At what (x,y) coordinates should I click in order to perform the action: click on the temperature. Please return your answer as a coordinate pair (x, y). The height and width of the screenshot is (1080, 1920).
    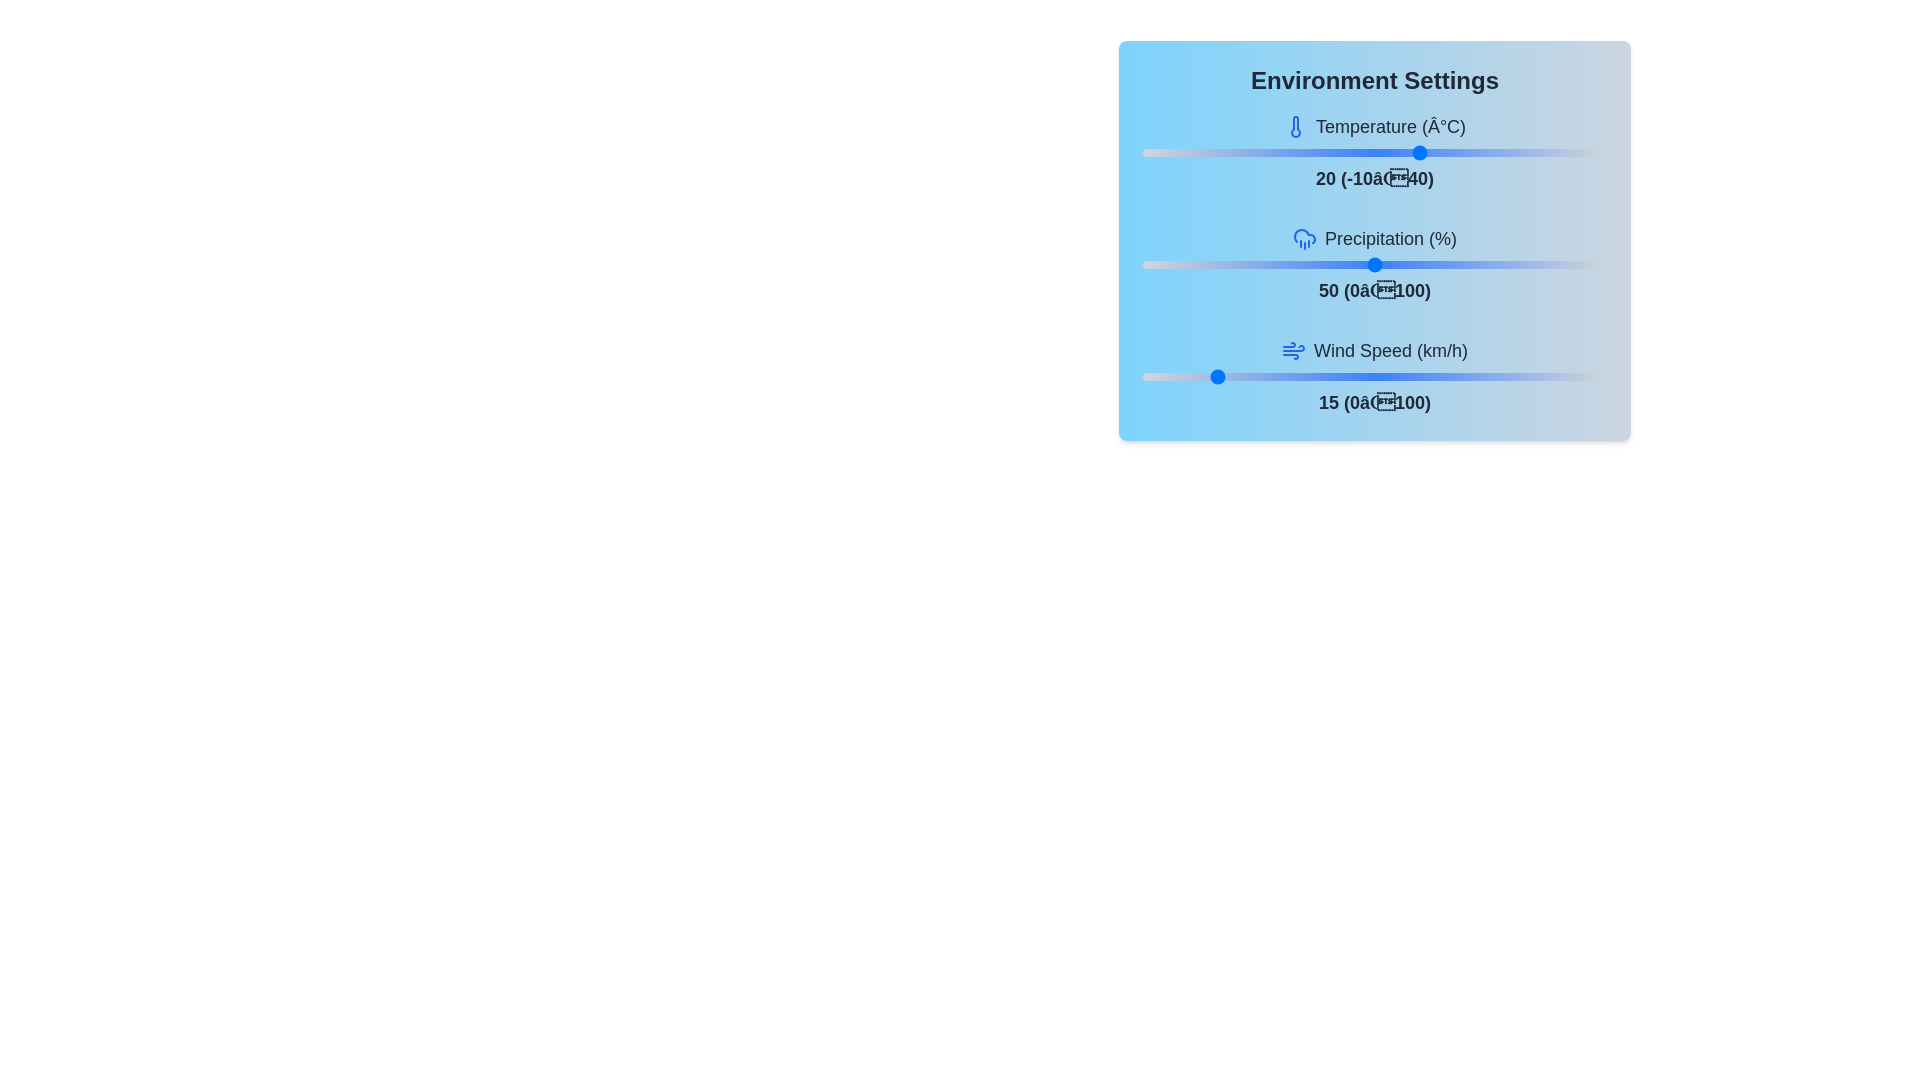
    Looking at the image, I should click on (1244, 152).